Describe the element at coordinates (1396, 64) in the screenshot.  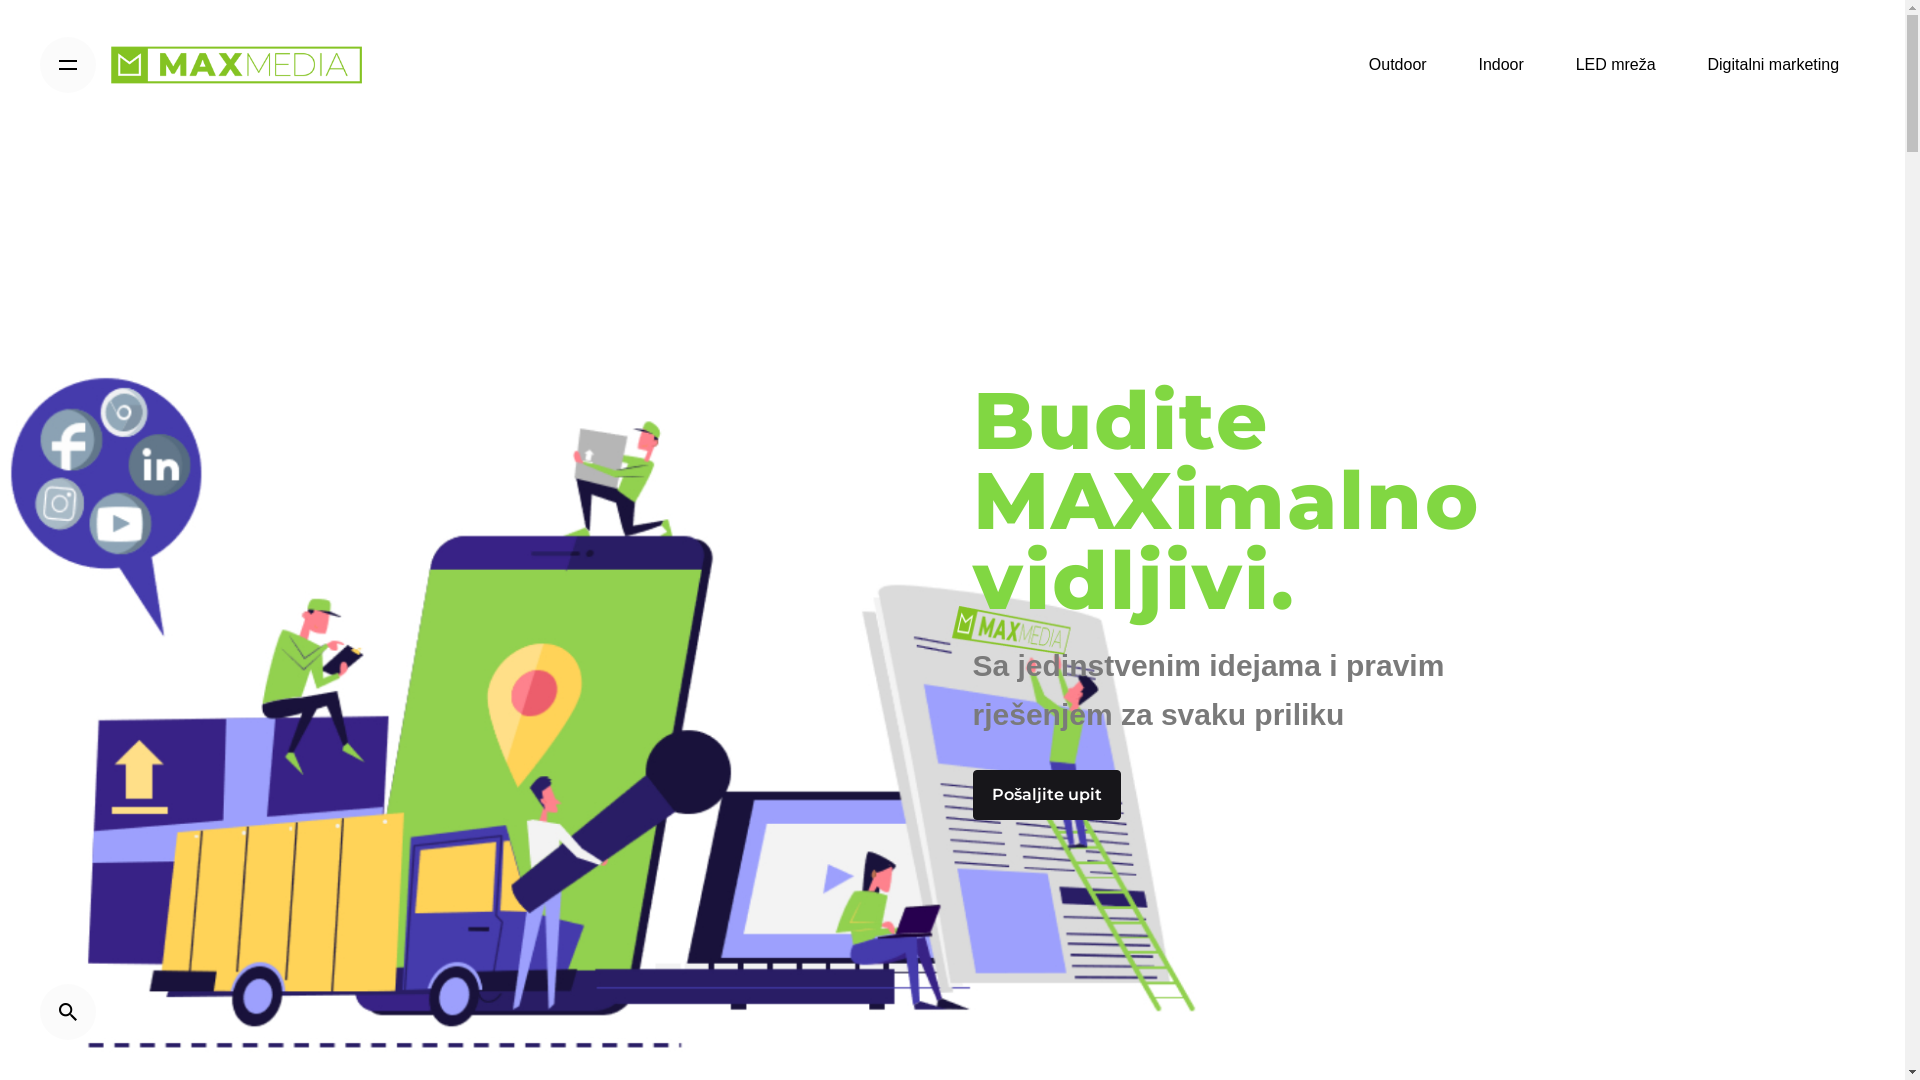
I see `'Outdoor'` at that location.